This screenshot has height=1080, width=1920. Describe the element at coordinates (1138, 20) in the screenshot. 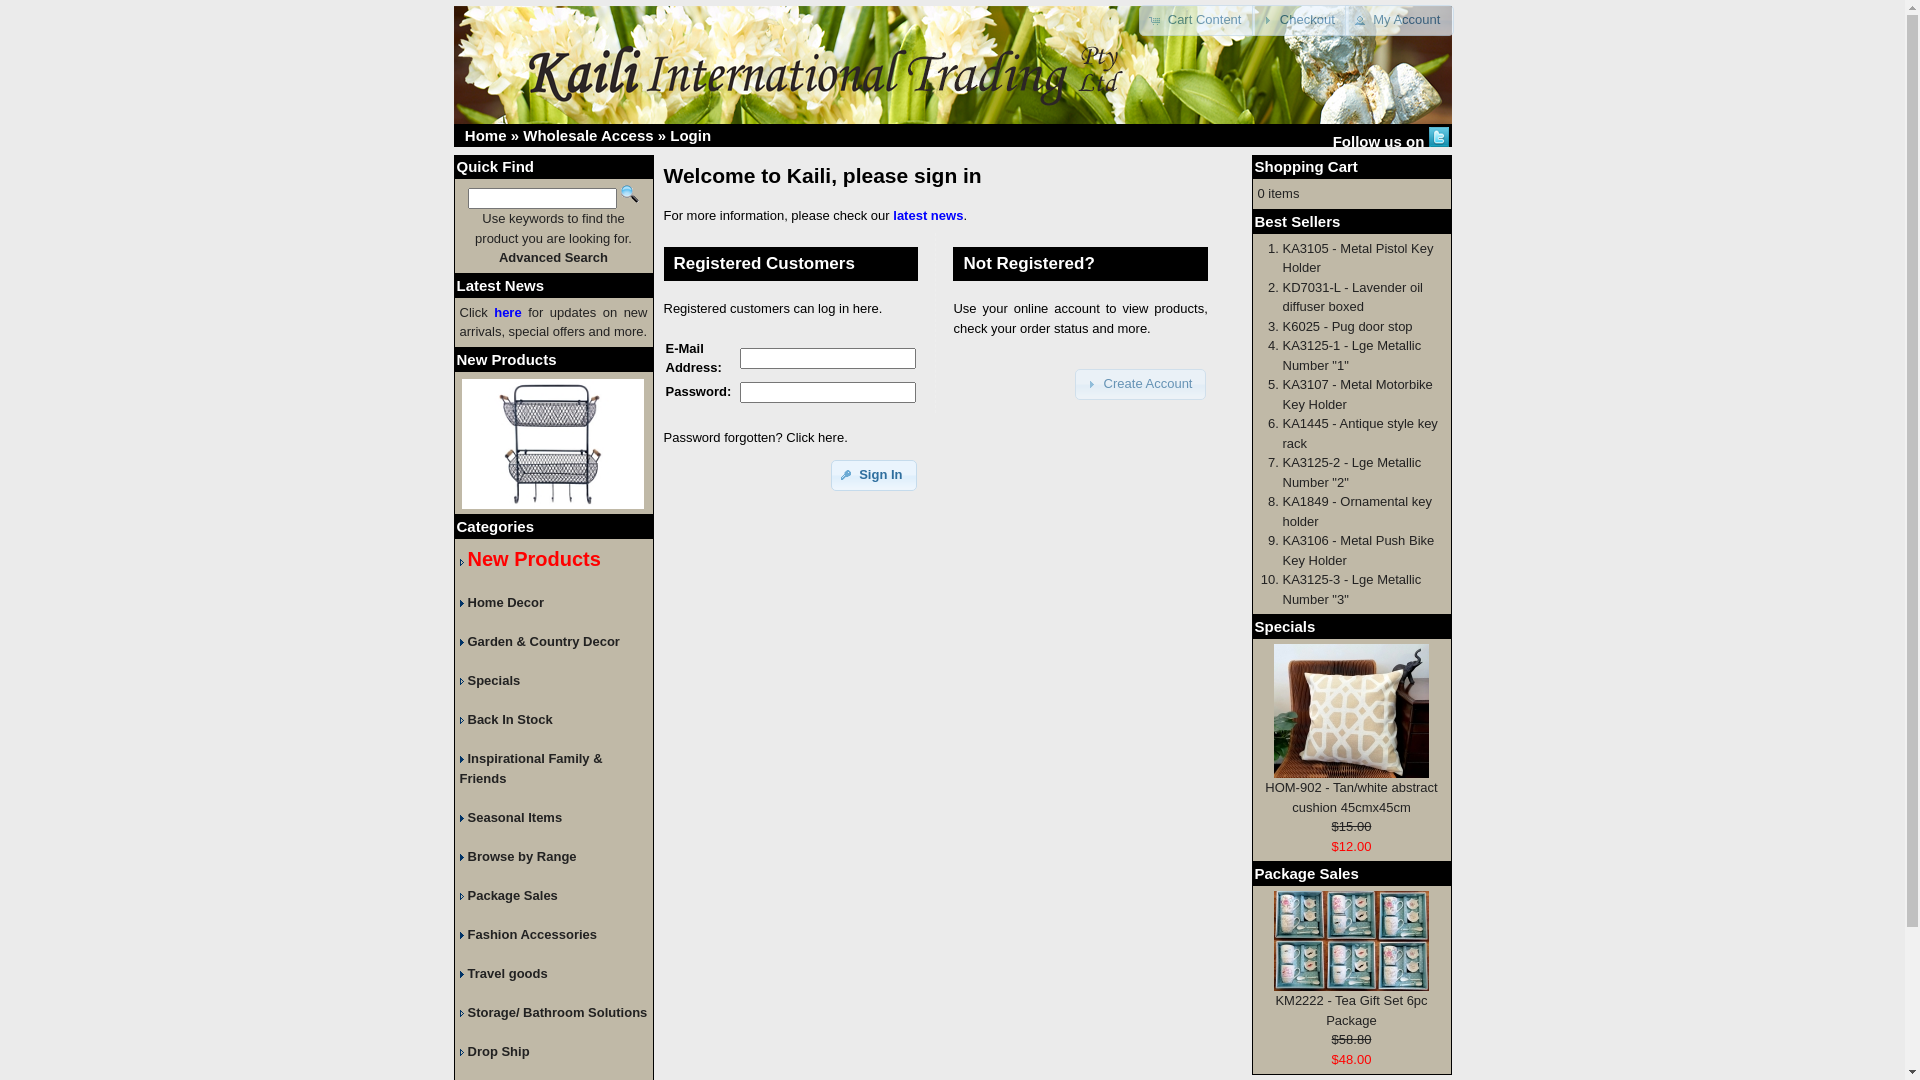

I see `'Cart Content'` at that location.